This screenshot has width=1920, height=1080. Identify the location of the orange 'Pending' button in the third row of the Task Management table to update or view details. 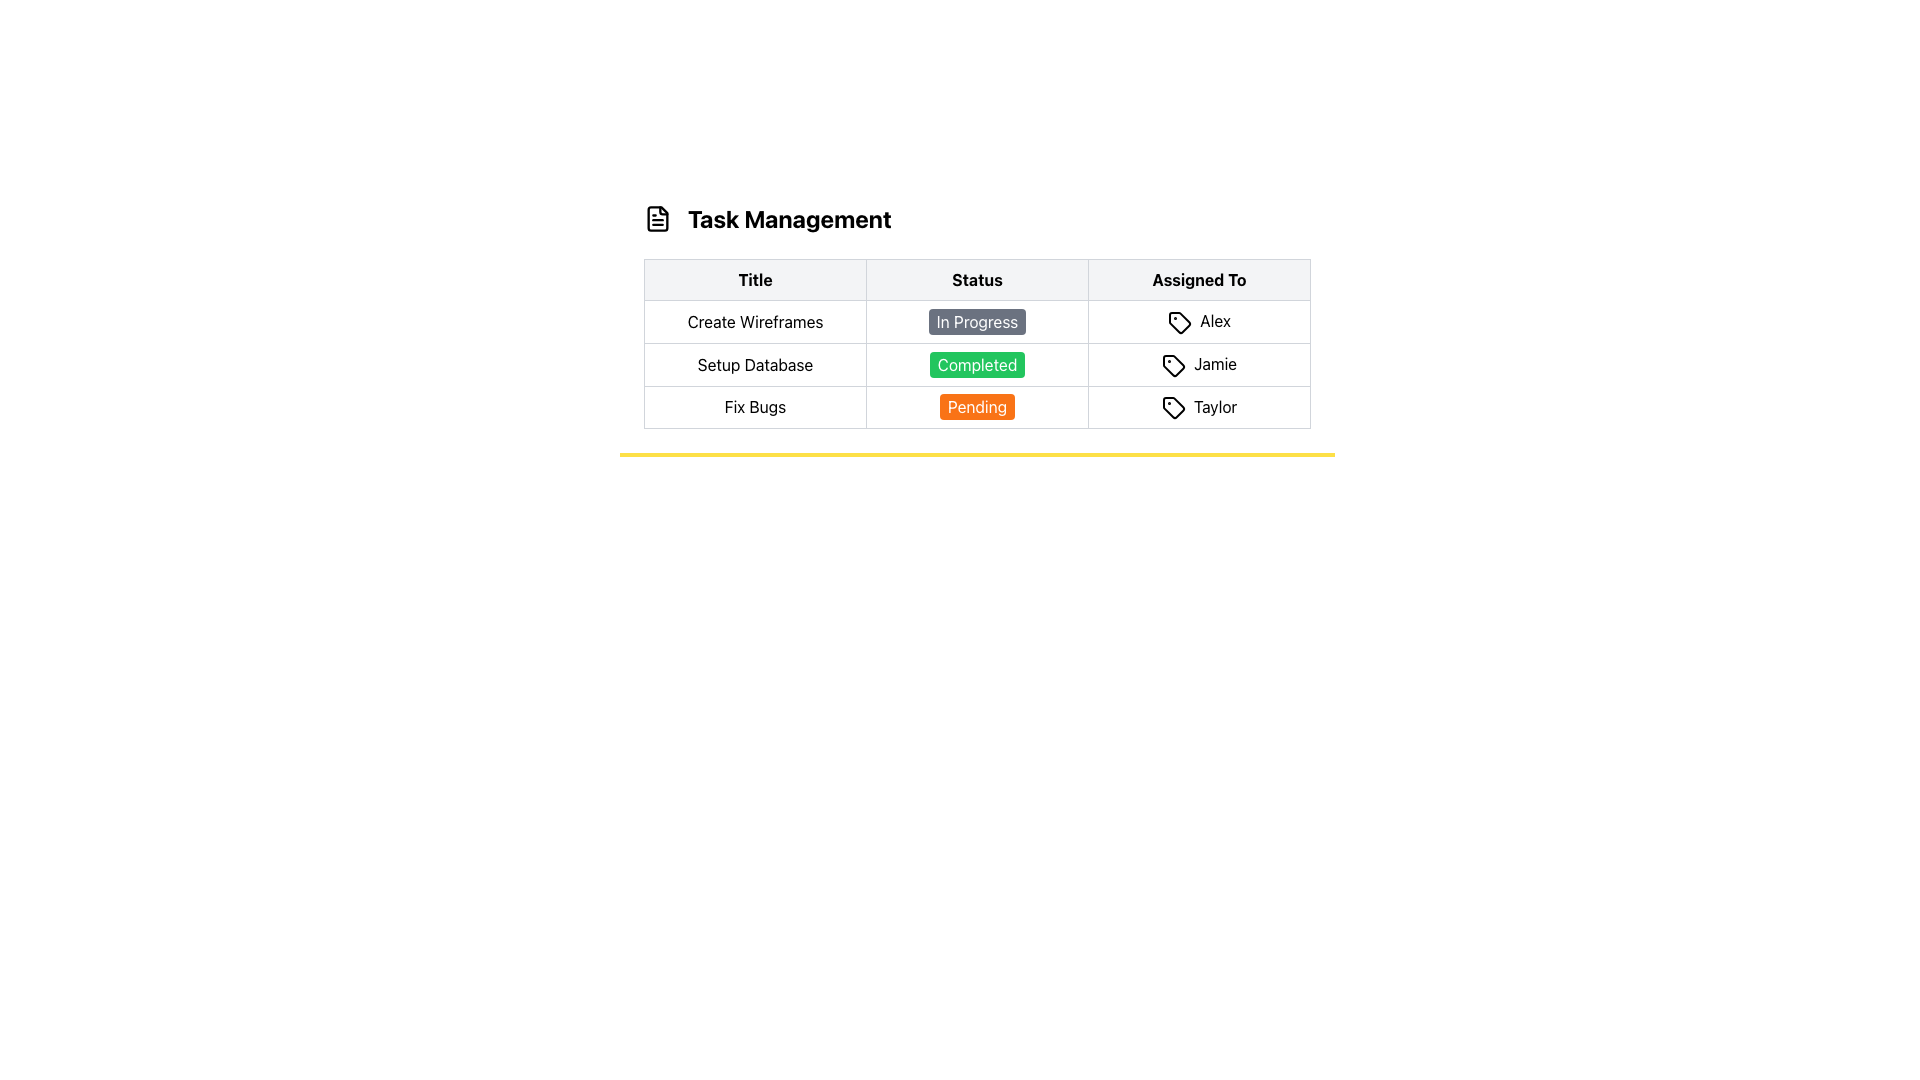
(977, 406).